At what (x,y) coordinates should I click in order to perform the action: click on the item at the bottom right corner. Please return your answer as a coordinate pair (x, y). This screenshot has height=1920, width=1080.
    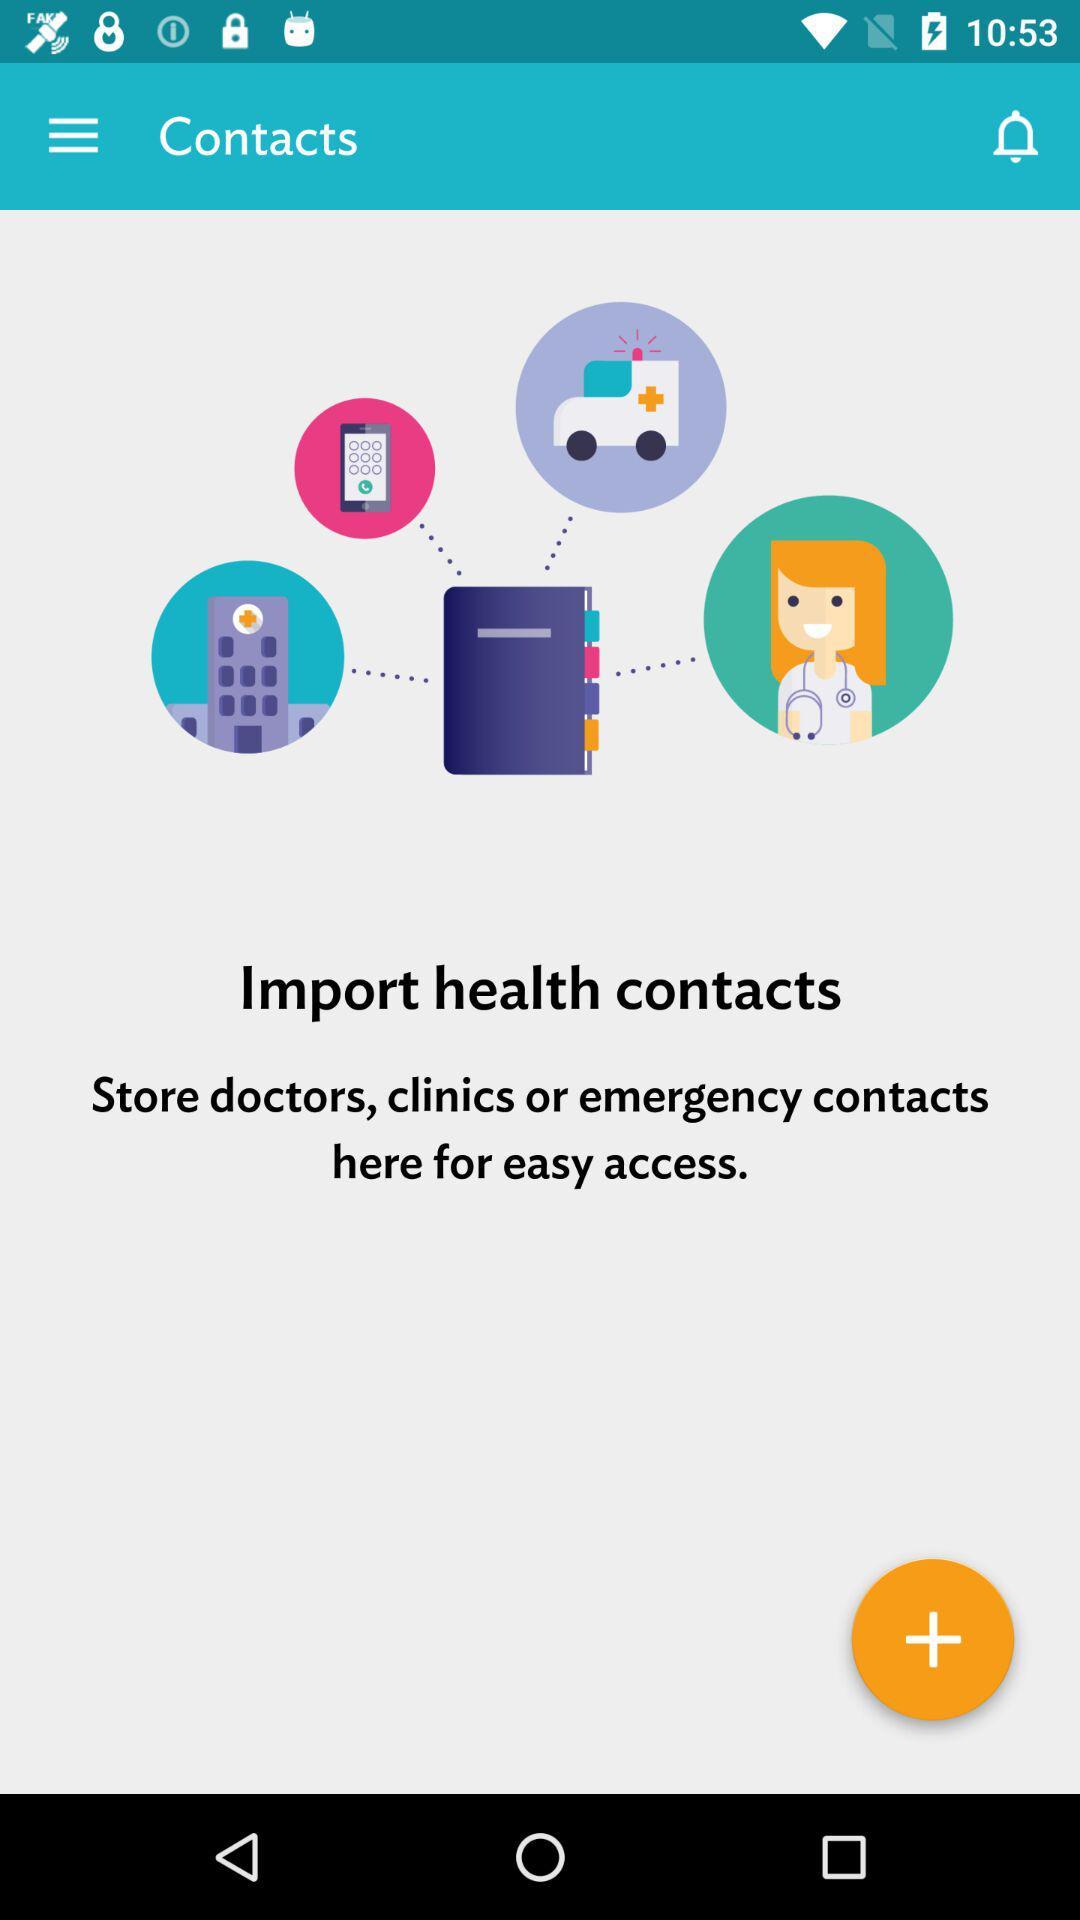
    Looking at the image, I should click on (933, 1646).